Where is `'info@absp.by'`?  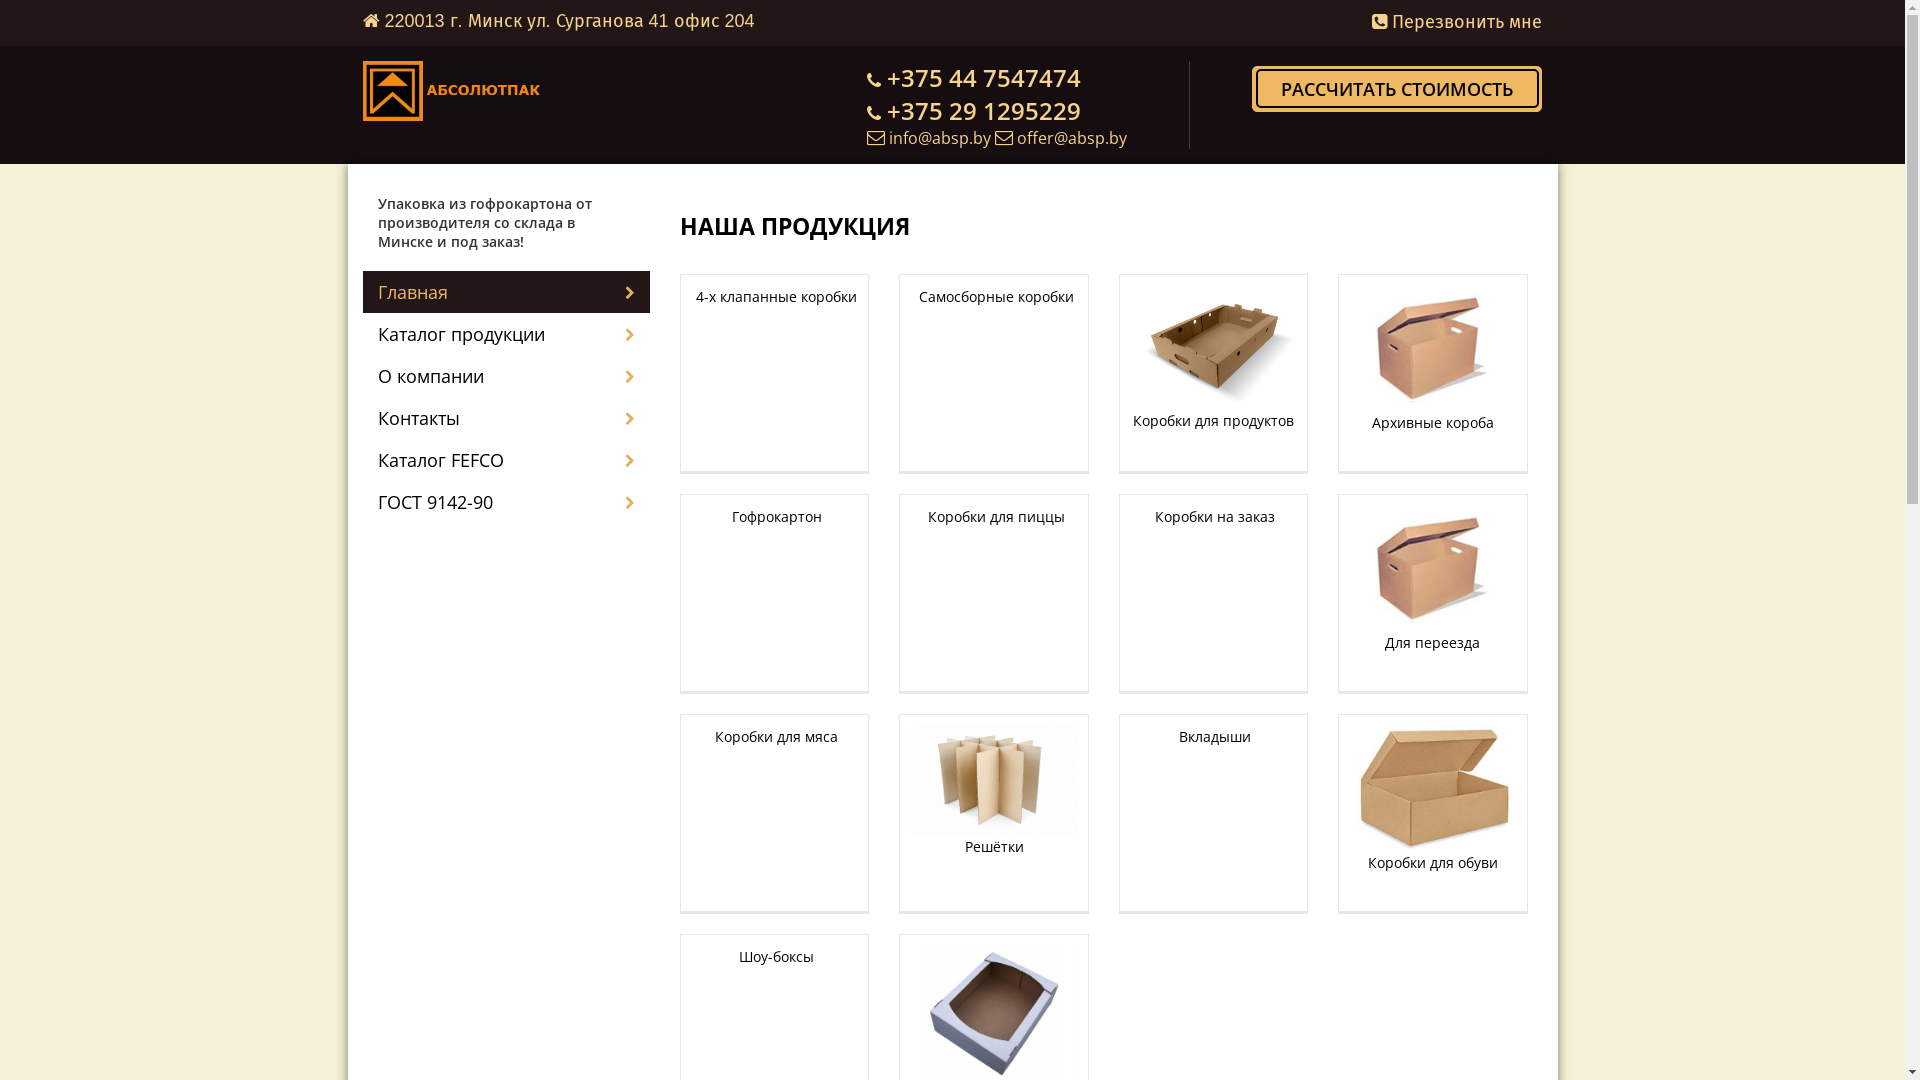 'info@absp.by' is located at coordinates (939, 137).